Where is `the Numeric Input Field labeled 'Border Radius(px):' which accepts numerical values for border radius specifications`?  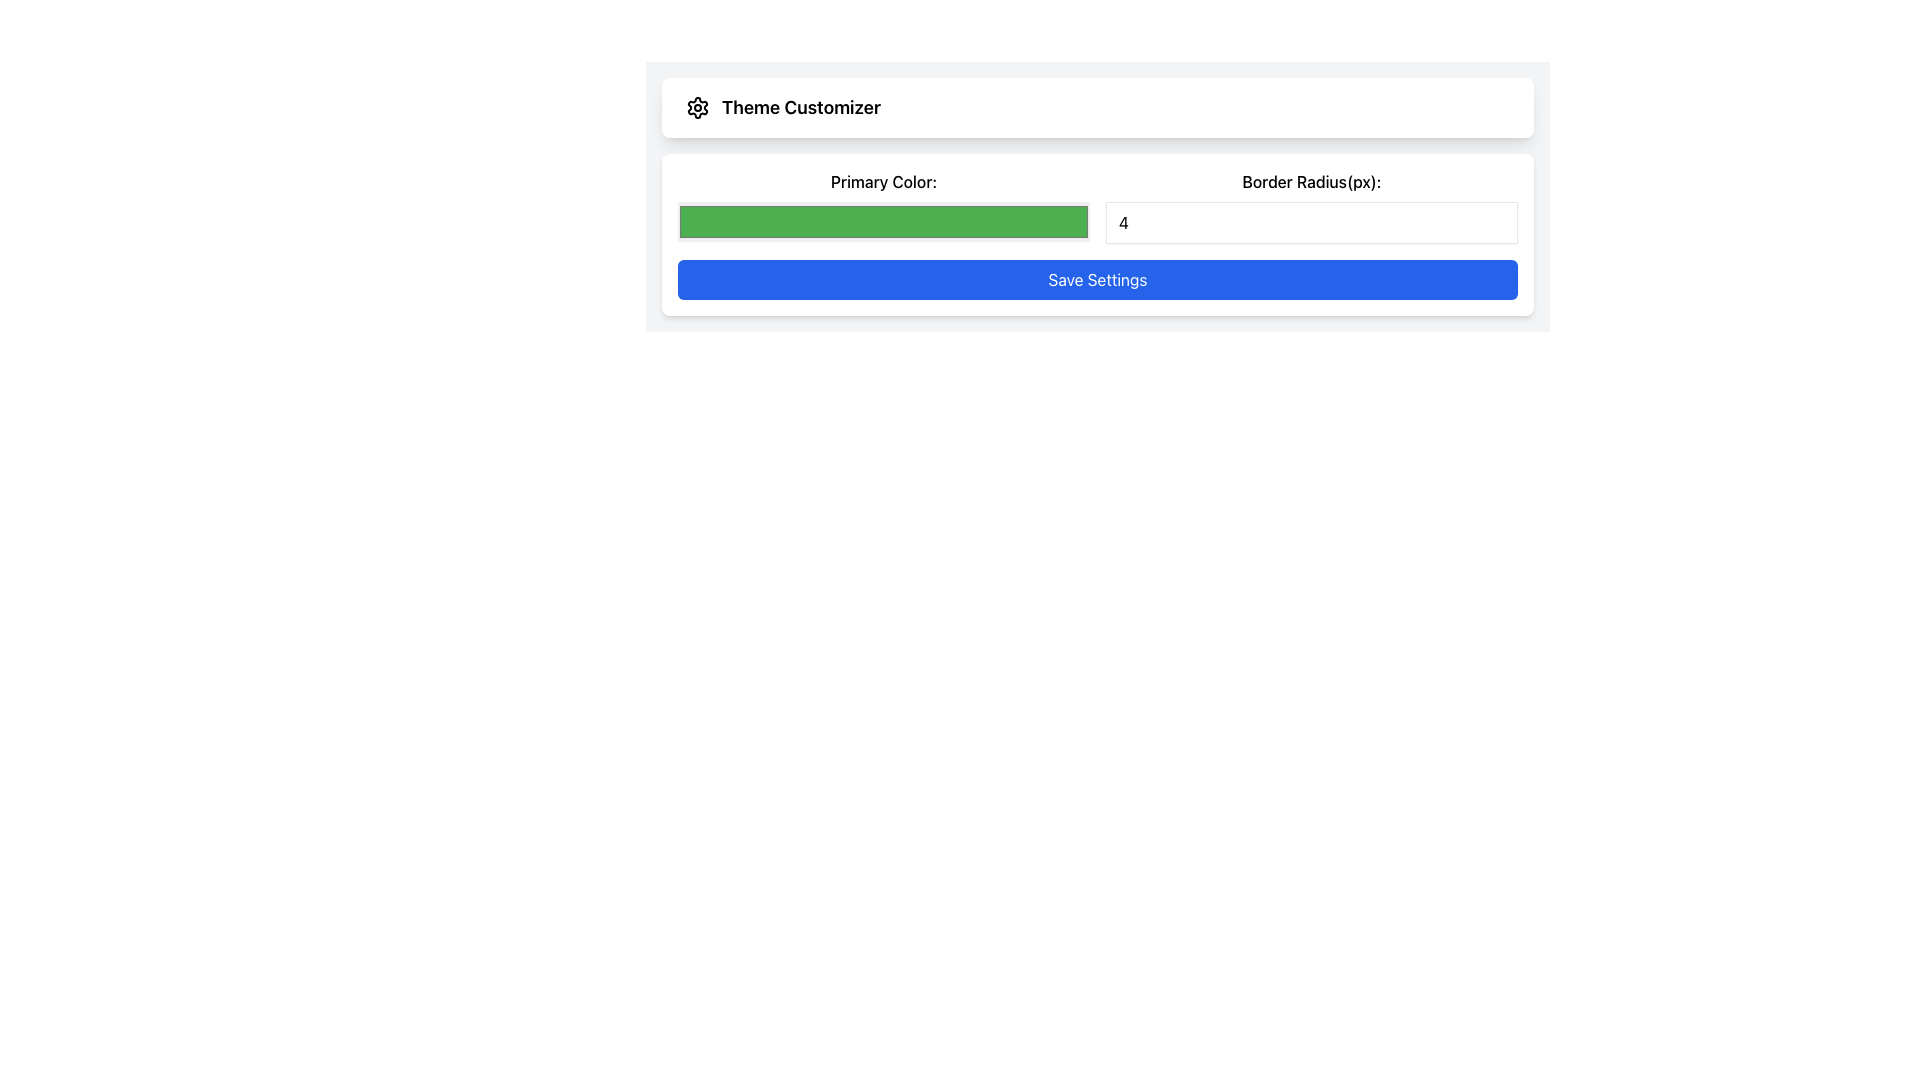 the Numeric Input Field labeled 'Border Radius(px):' which accepts numerical values for border radius specifications is located at coordinates (1311, 207).